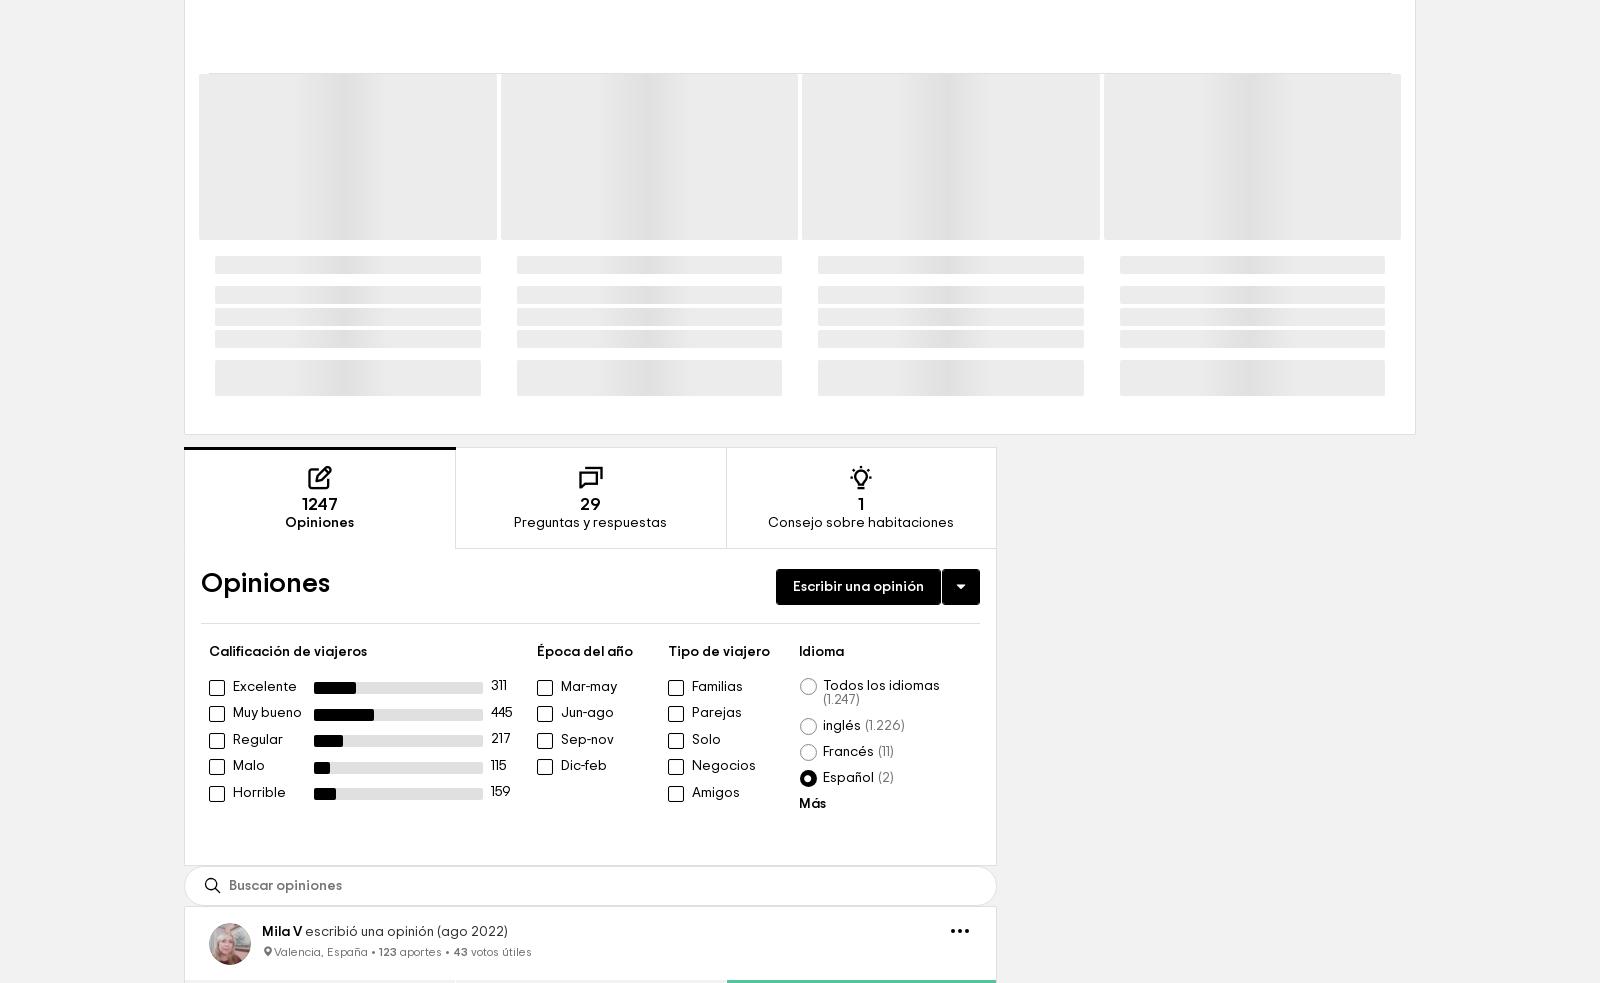 The width and height of the screenshot is (1600, 983). I want to click on 'Ver todos los hoteles cercanos', so click(309, 108).